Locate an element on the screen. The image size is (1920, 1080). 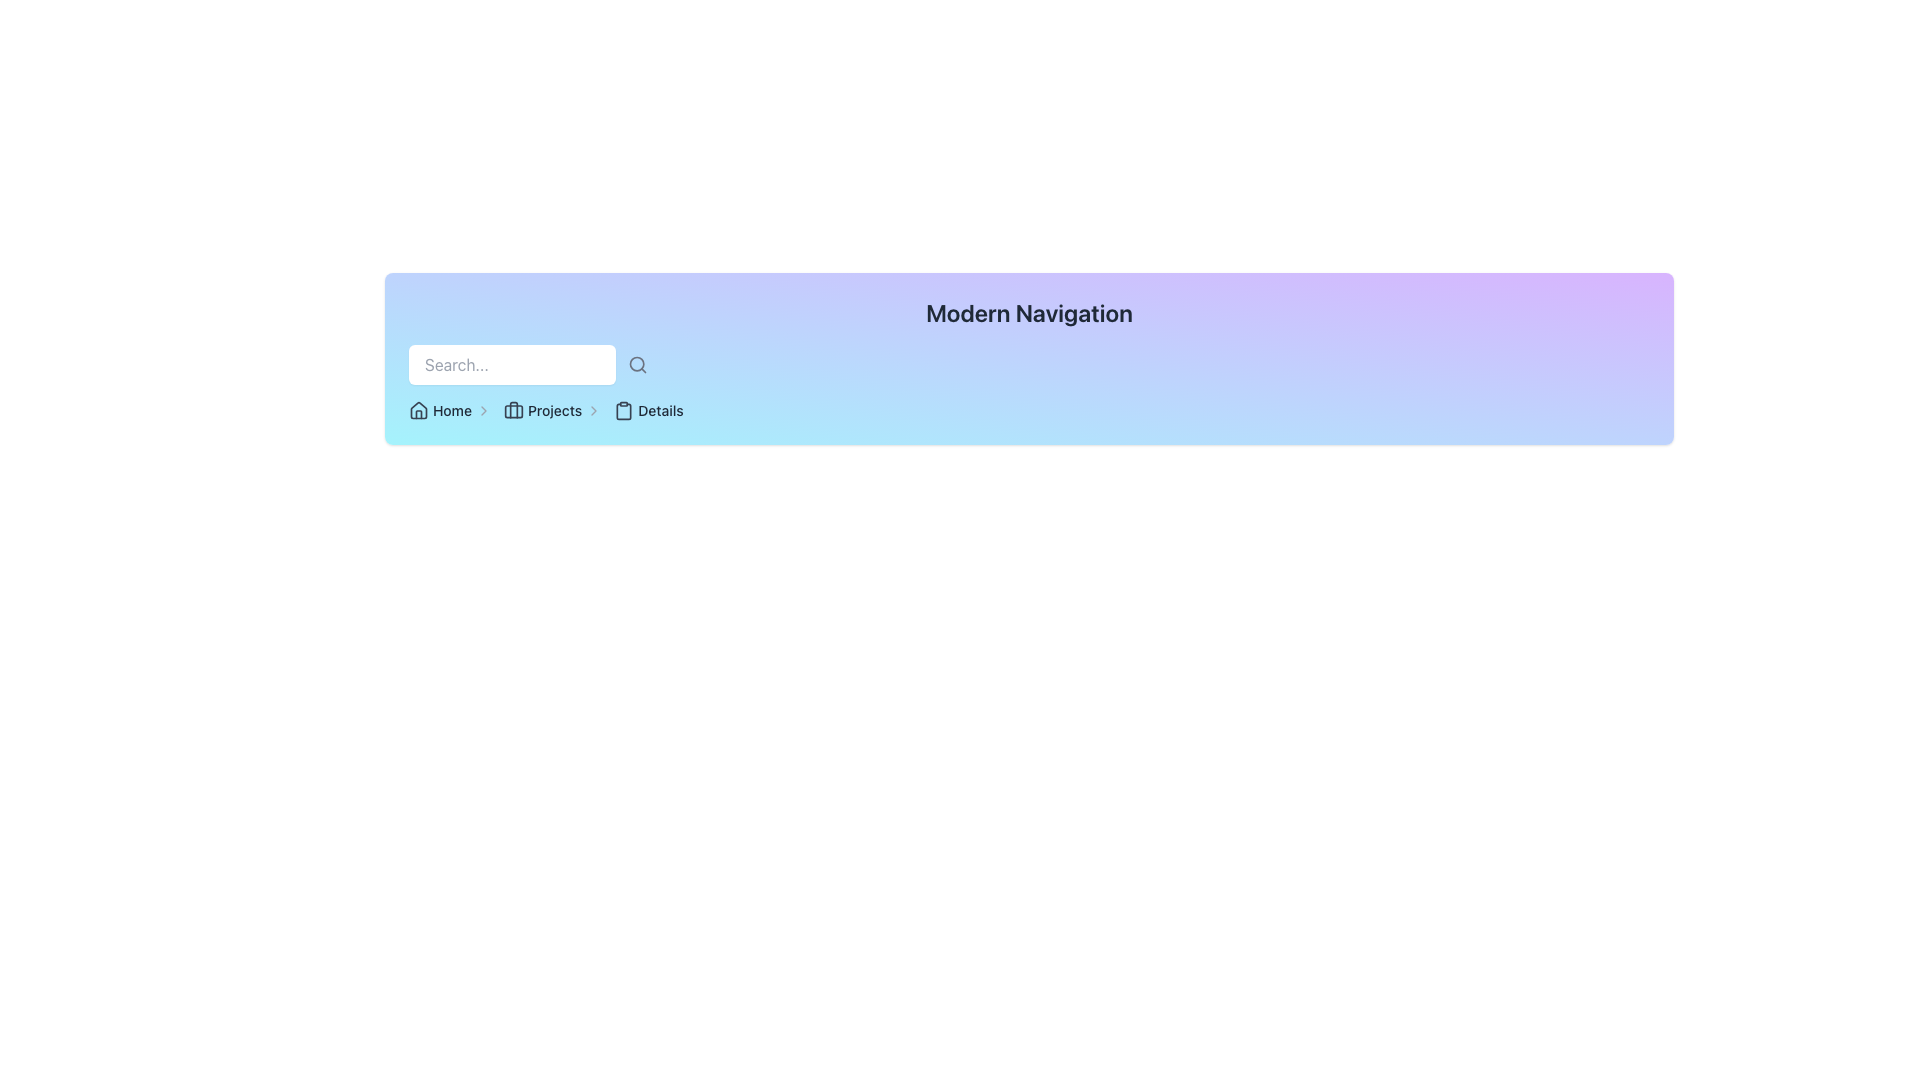
the text label displaying 'Modern Navigation' which is styled prominently with a bold, large, dark gray font on a colorful gradient background is located at coordinates (1029, 312).